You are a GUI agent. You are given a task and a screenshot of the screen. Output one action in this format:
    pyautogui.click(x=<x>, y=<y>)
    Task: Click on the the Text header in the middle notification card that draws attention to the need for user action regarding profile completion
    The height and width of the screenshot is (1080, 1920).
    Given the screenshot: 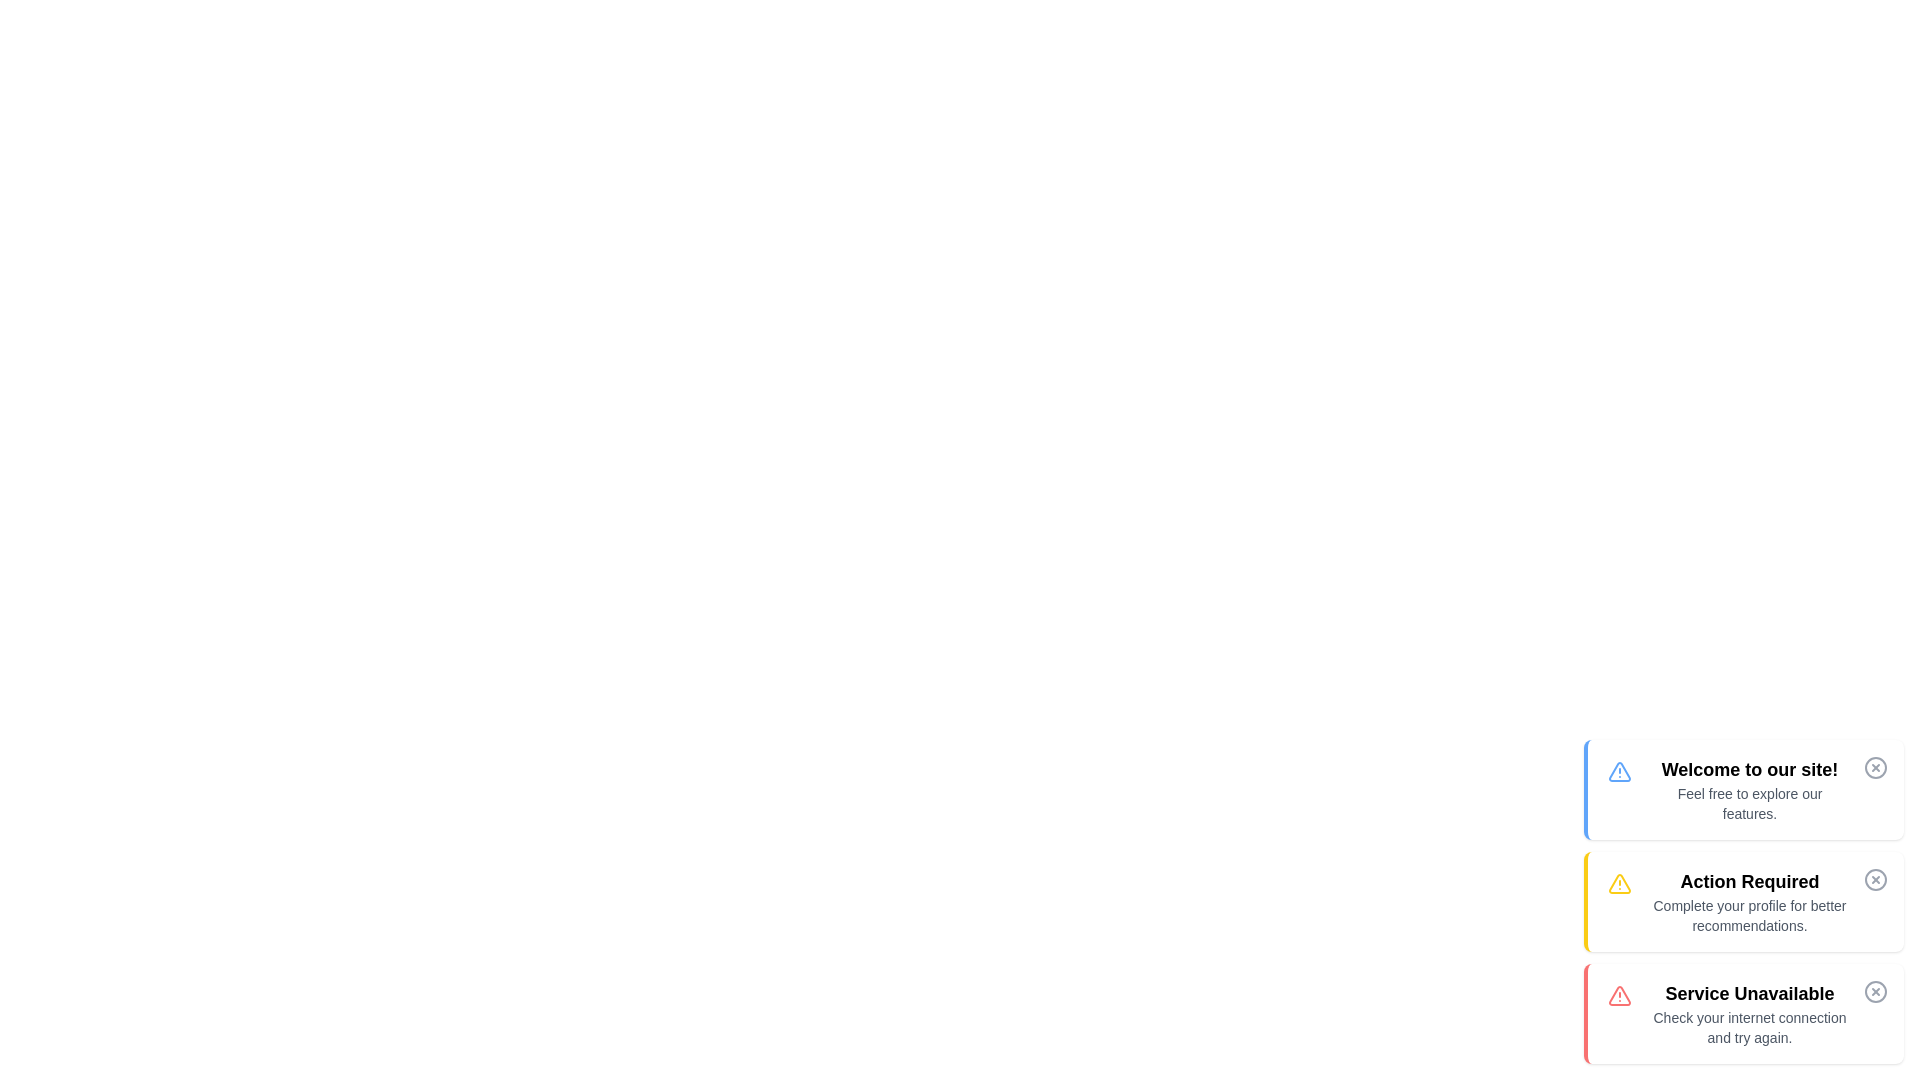 What is the action you would take?
    pyautogui.click(x=1749, y=881)
    